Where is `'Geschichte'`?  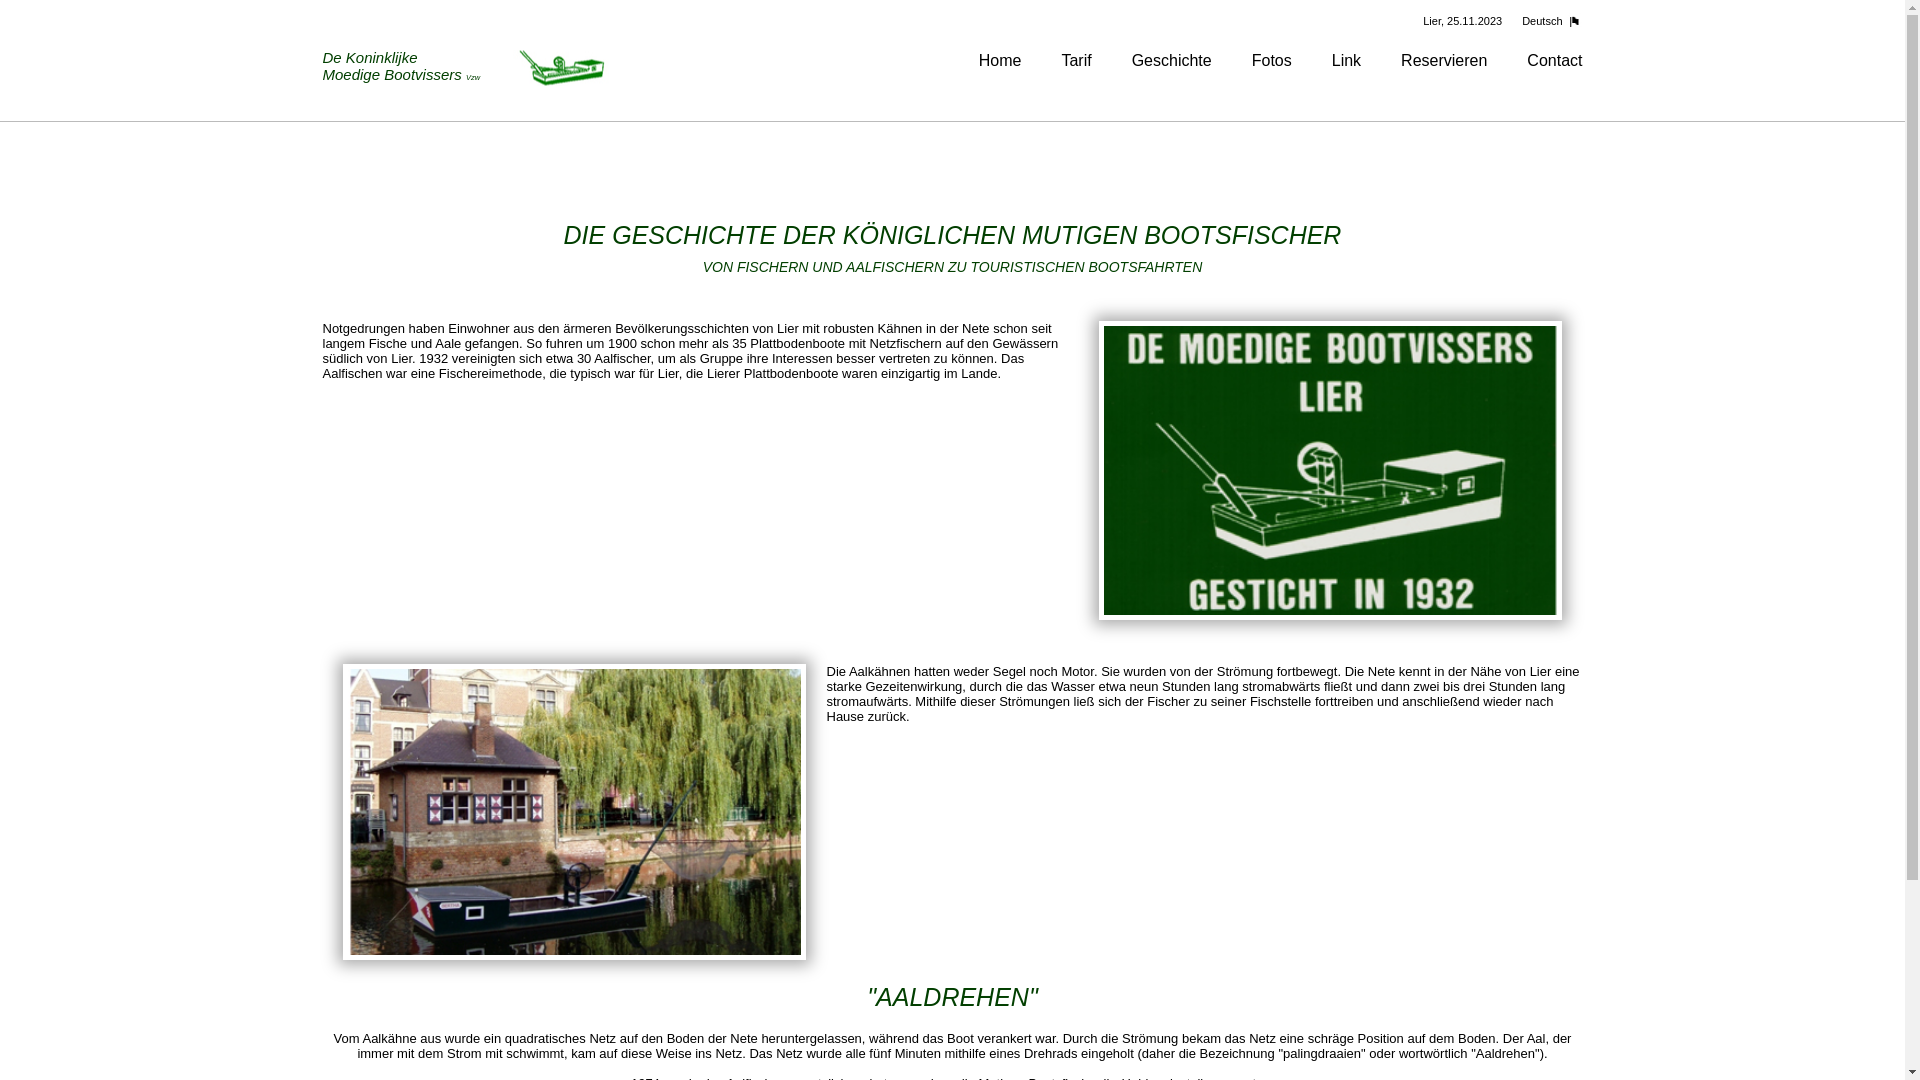
'Geschichte' is located at coordinates (1132, 59).